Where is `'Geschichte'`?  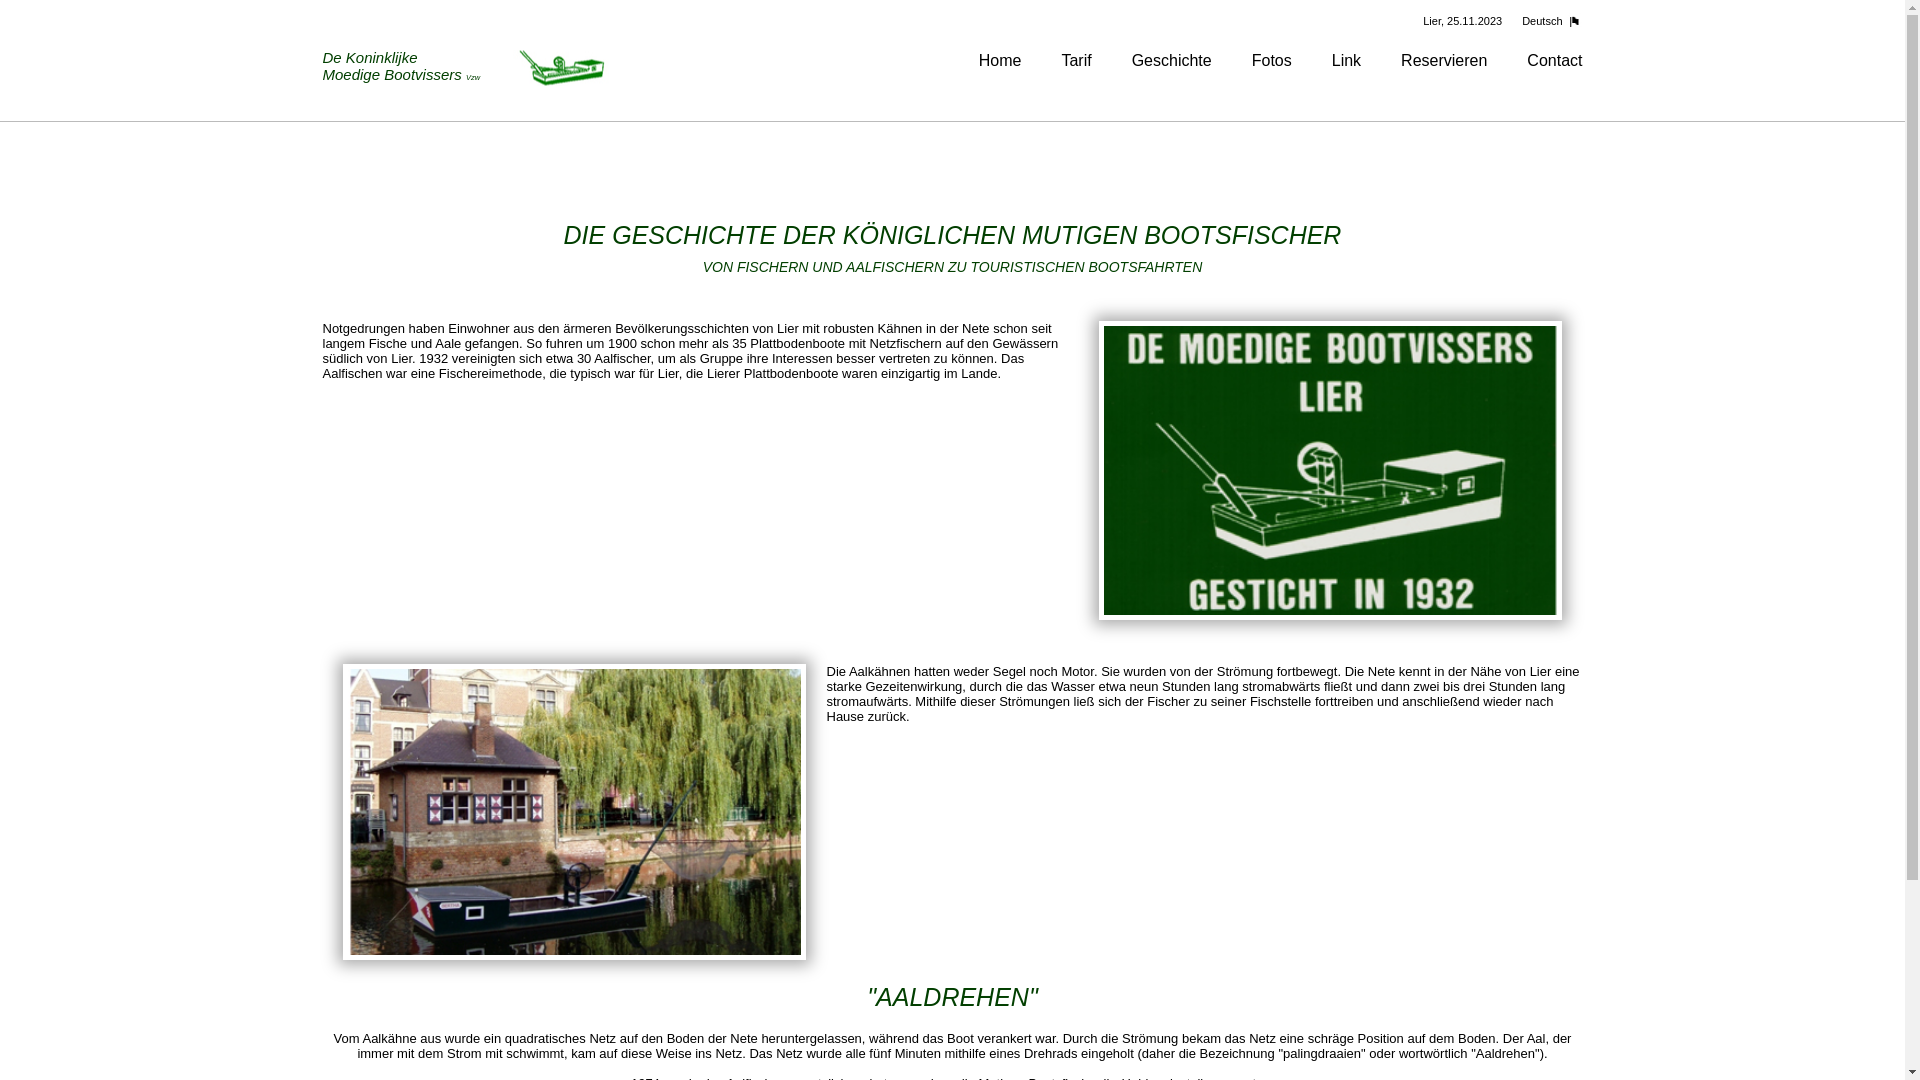
'Geschichte' is located at coordinates (1132, 59).